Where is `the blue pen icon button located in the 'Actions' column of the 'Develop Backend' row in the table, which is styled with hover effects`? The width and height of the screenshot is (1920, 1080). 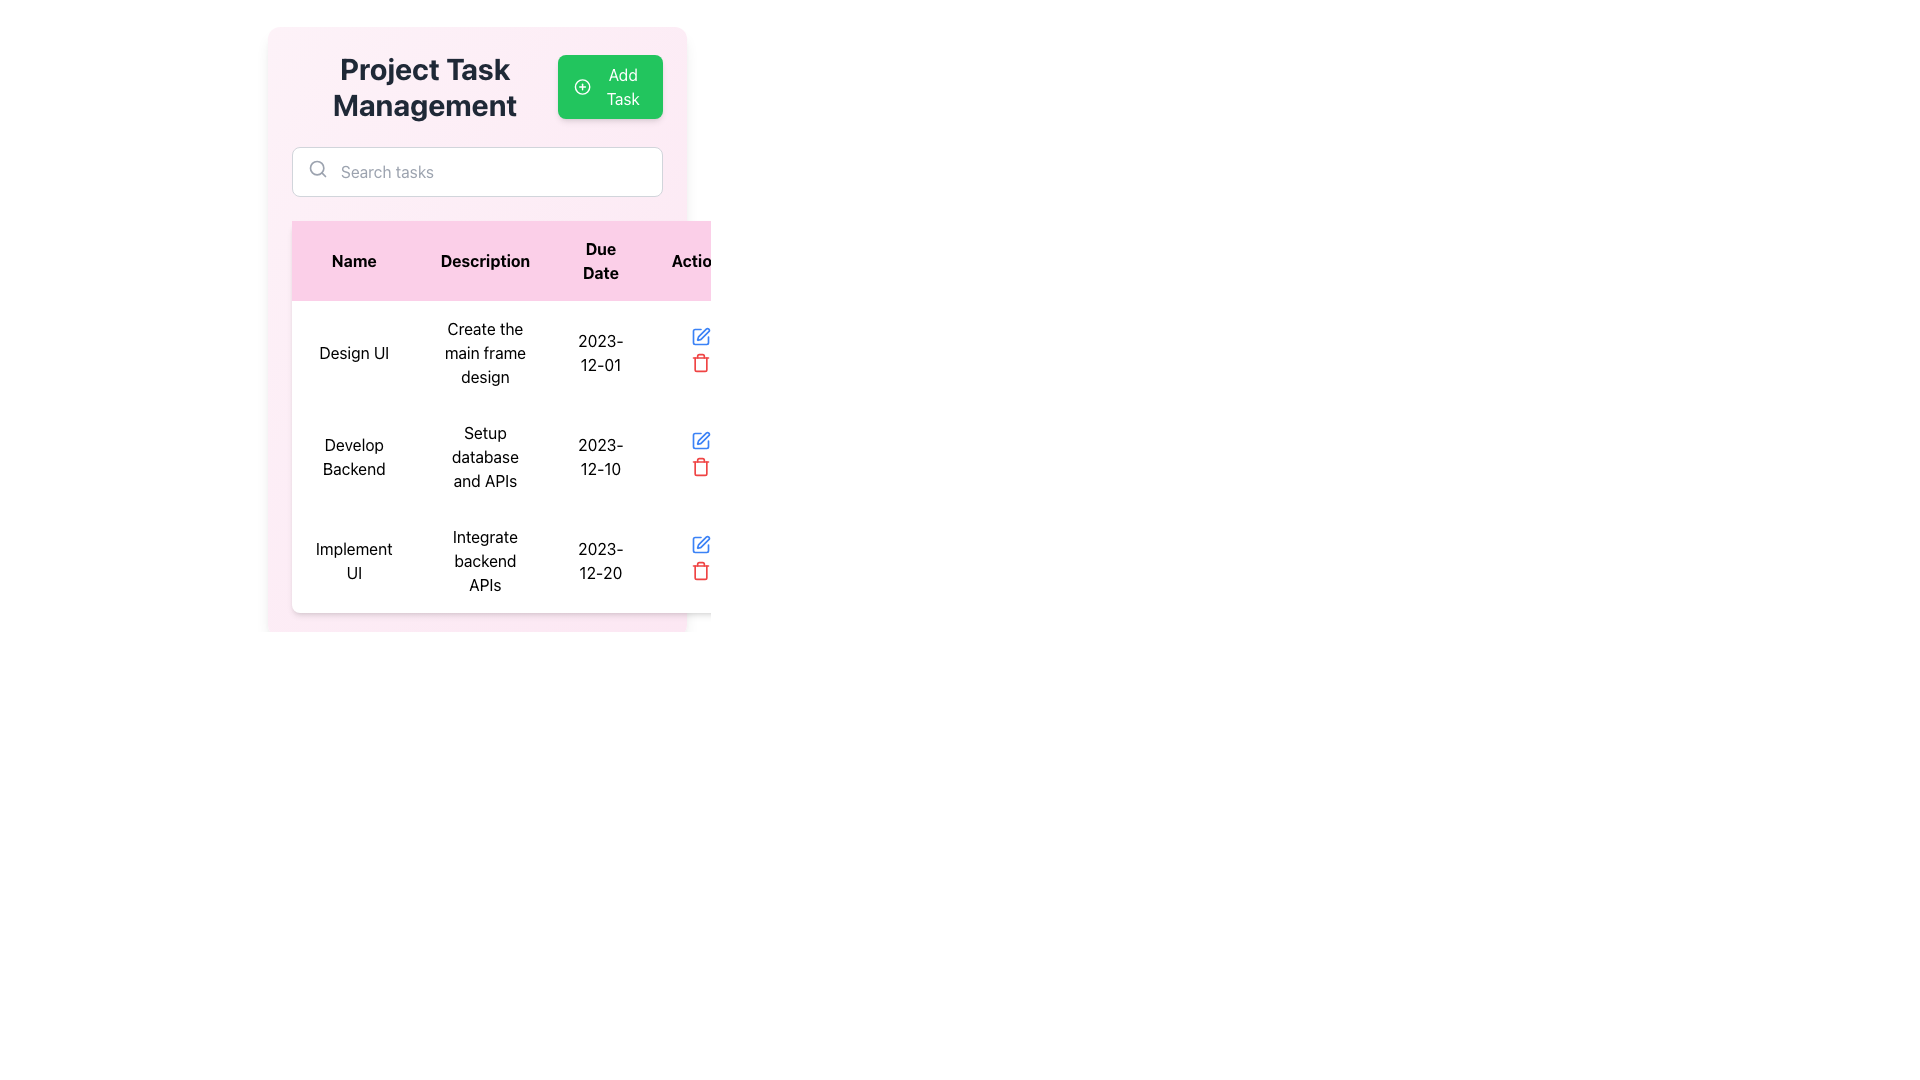 the blue pen icon button located in the 'Actions' column of the 'Develop Backend' row in the table, which is styled with hover effects is located at coordinates (700, 439).